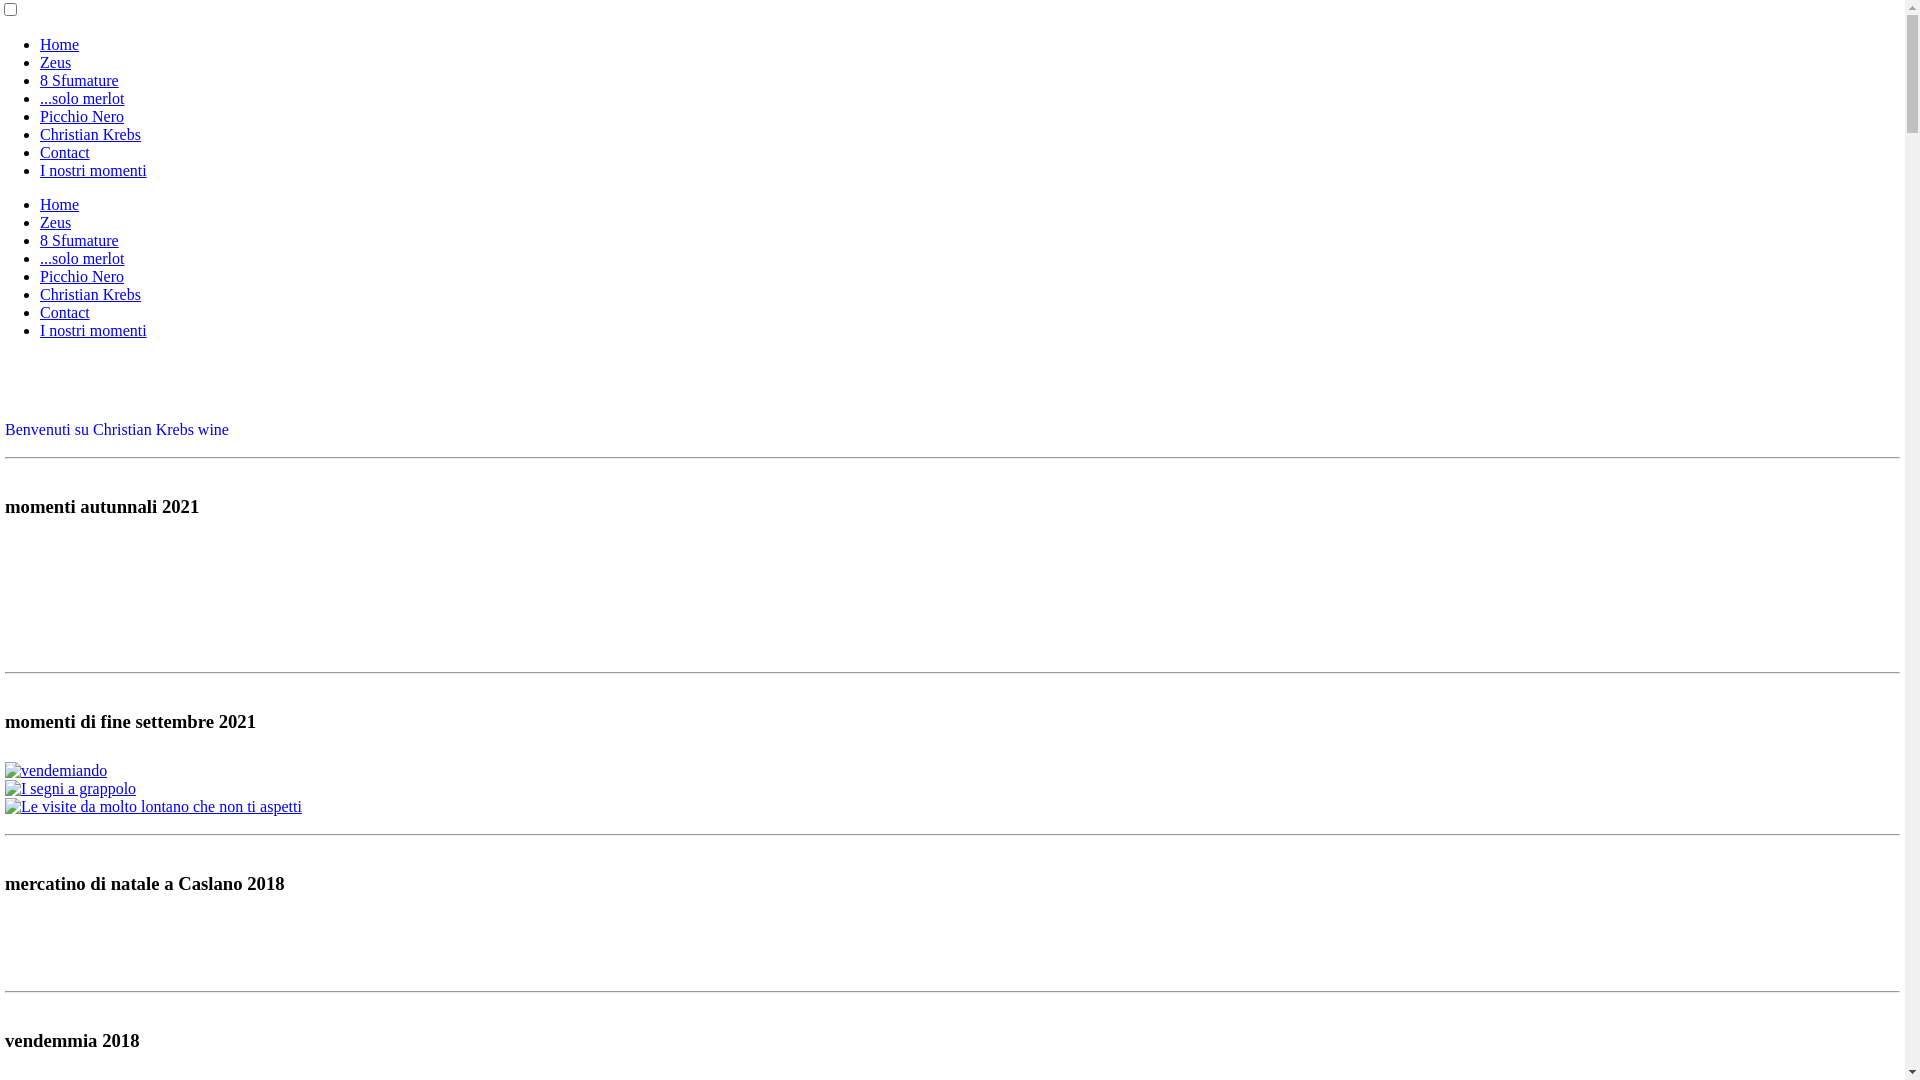  Describe the element at coordinates (89, 294) in the screenshot. I see `'Christian Krebs'` at that location.